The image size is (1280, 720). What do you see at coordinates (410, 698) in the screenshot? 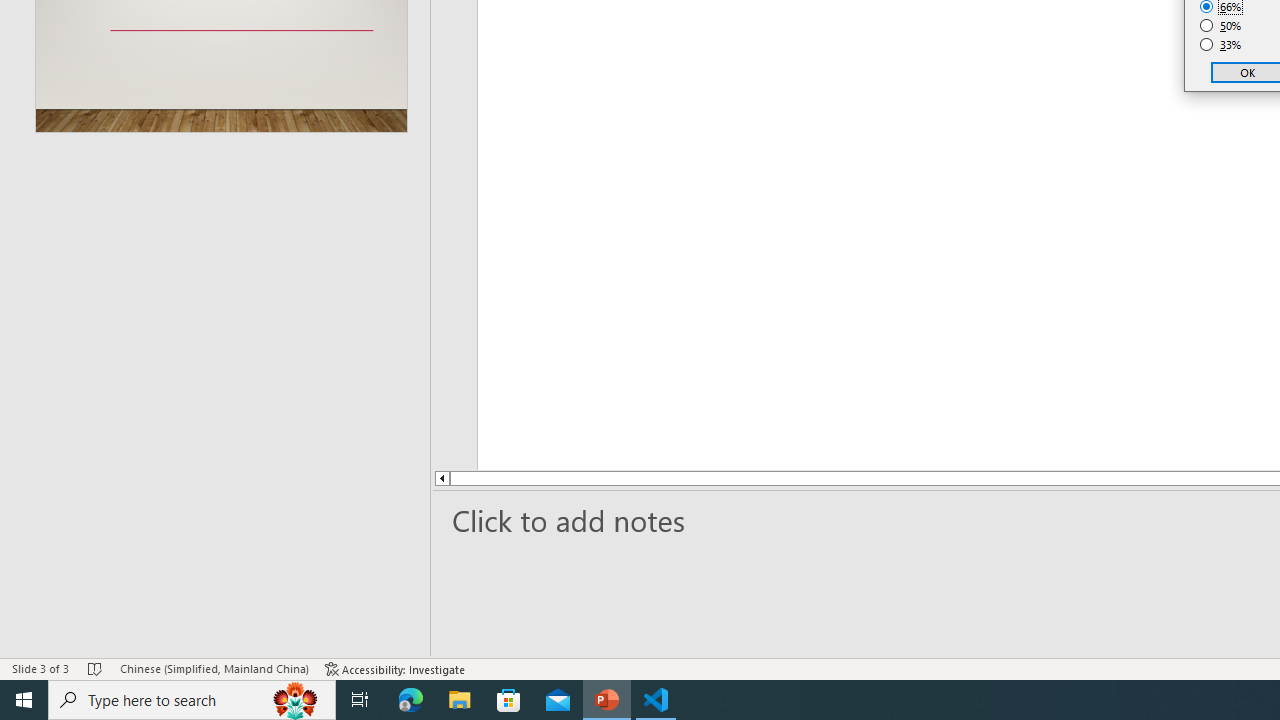
I see `'Microsoft Edge'` at bounding box center [410, 698].